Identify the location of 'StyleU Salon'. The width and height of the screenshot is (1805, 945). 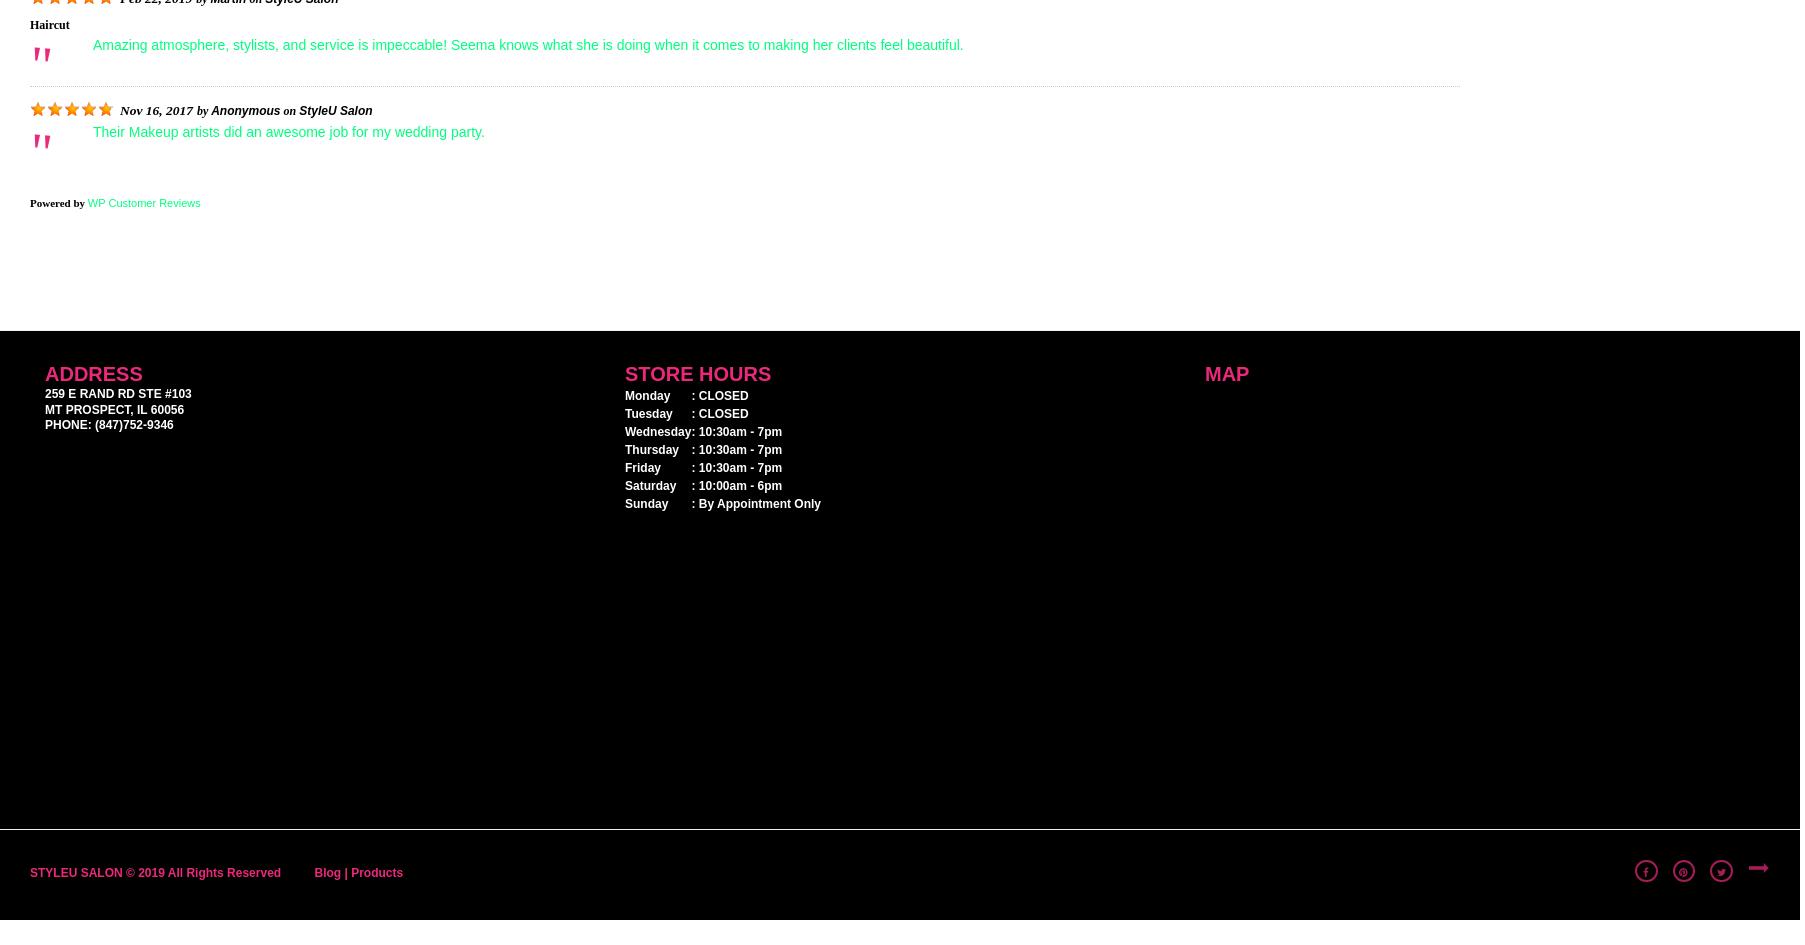
(334, 108).